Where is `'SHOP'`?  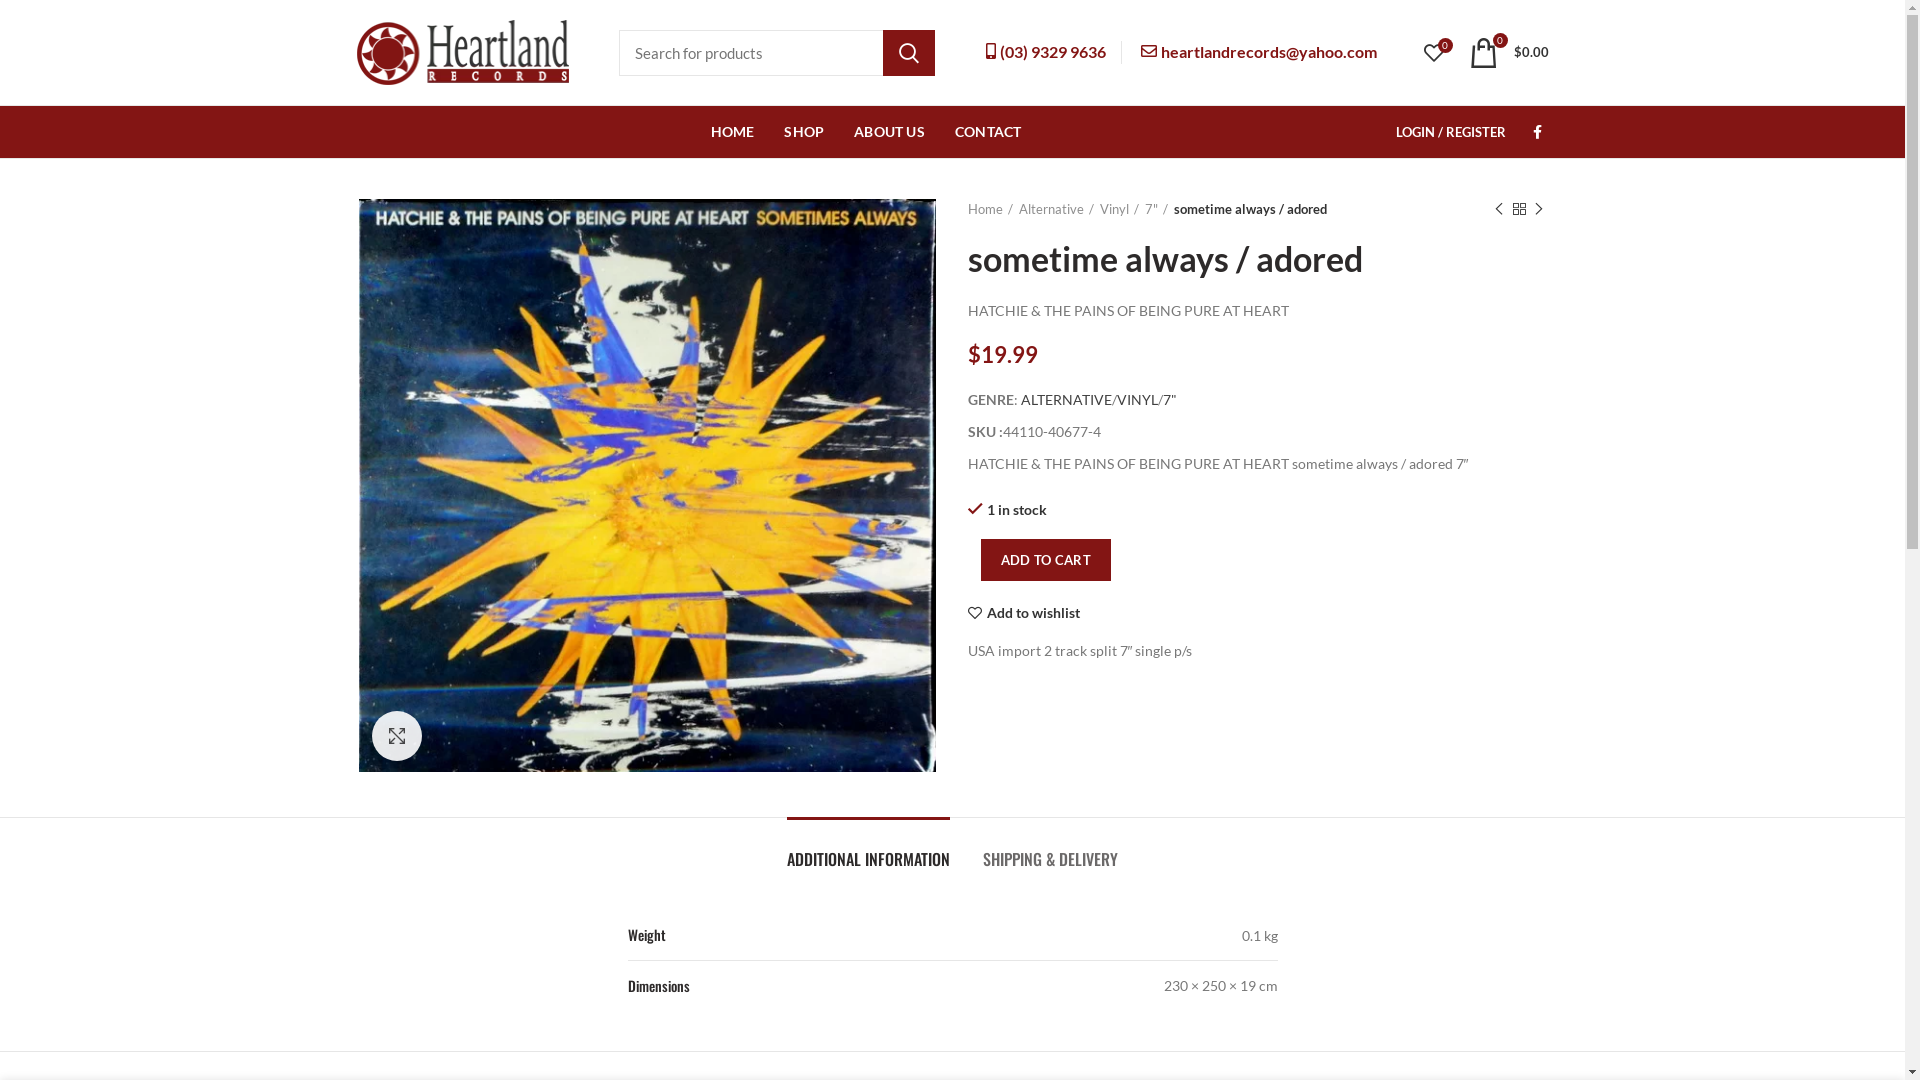
'SHOP' is located at coordinates (803, 131).